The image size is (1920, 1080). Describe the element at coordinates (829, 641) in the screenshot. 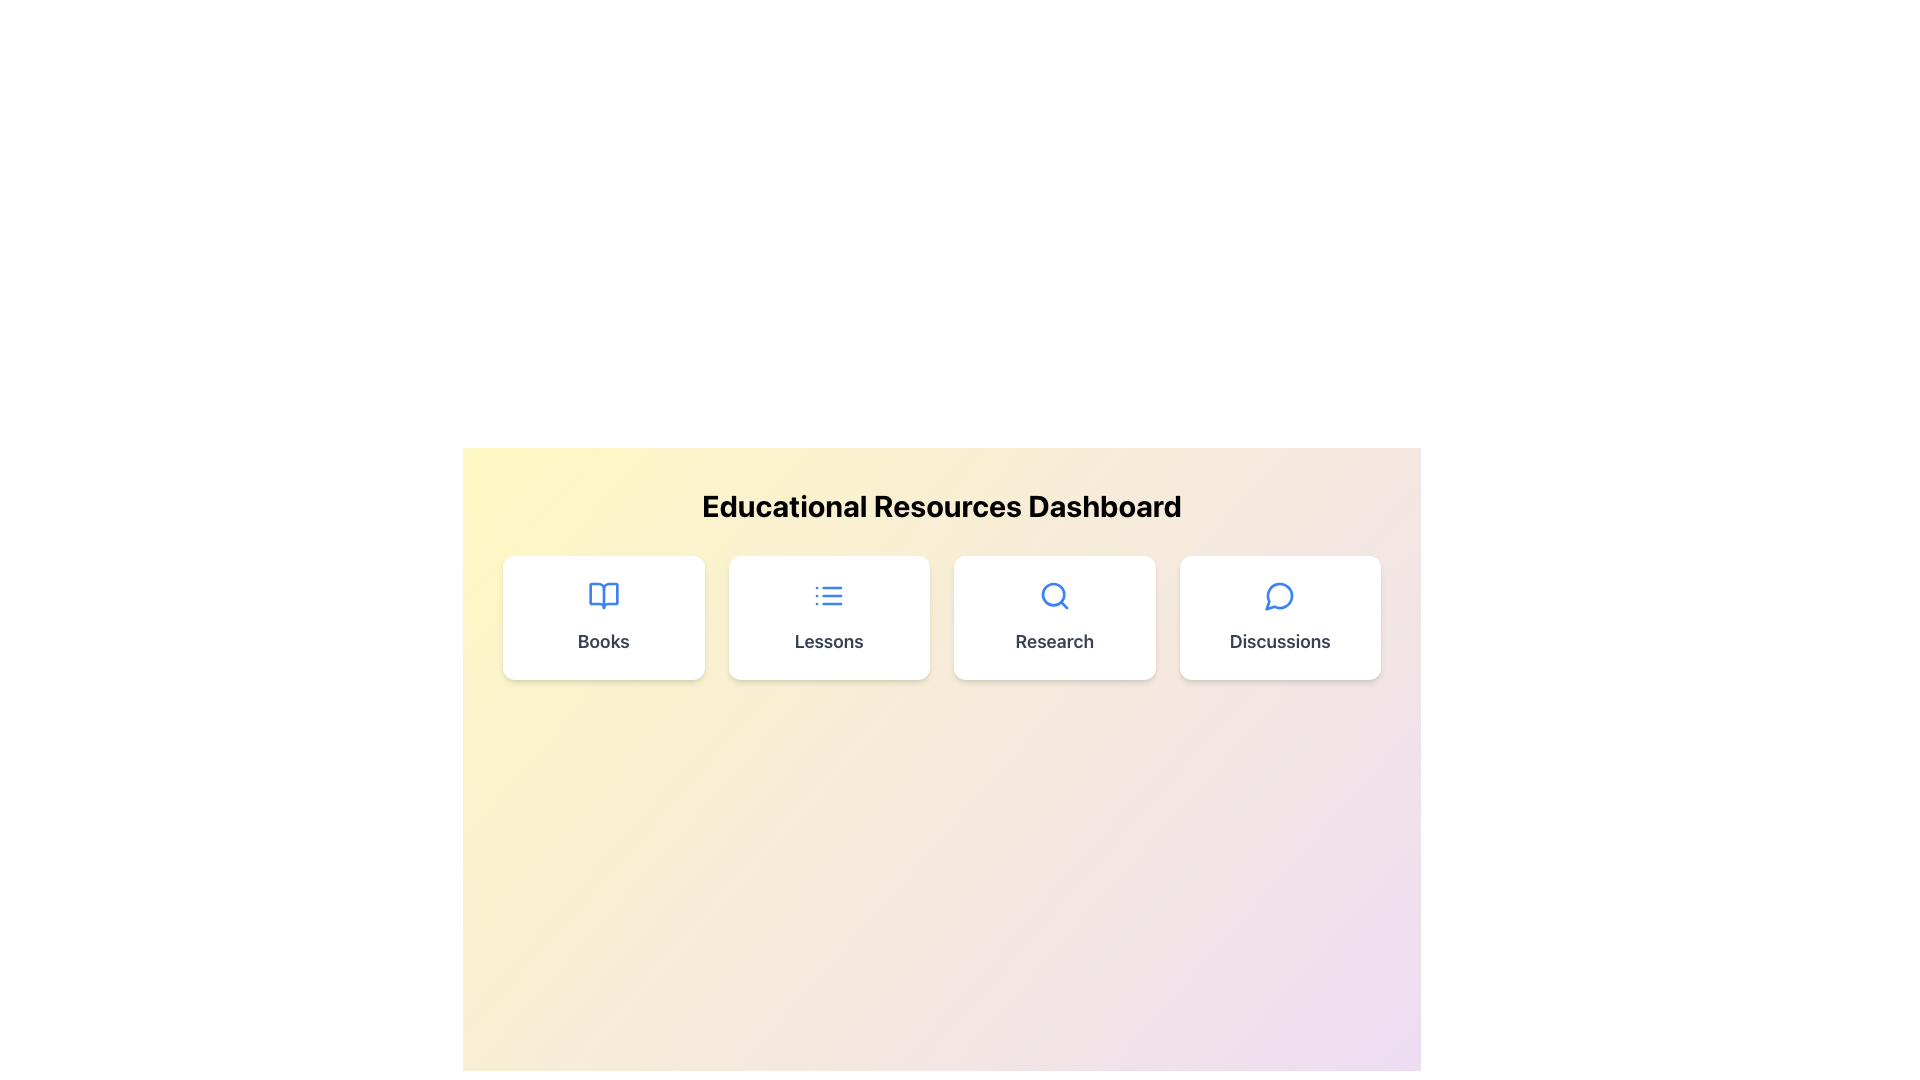

I see `'Lessons' text label, which is bold and dark gray, located at the bottom of its white rounded rectangular card in the Educational Resources Dashboard` at that location.